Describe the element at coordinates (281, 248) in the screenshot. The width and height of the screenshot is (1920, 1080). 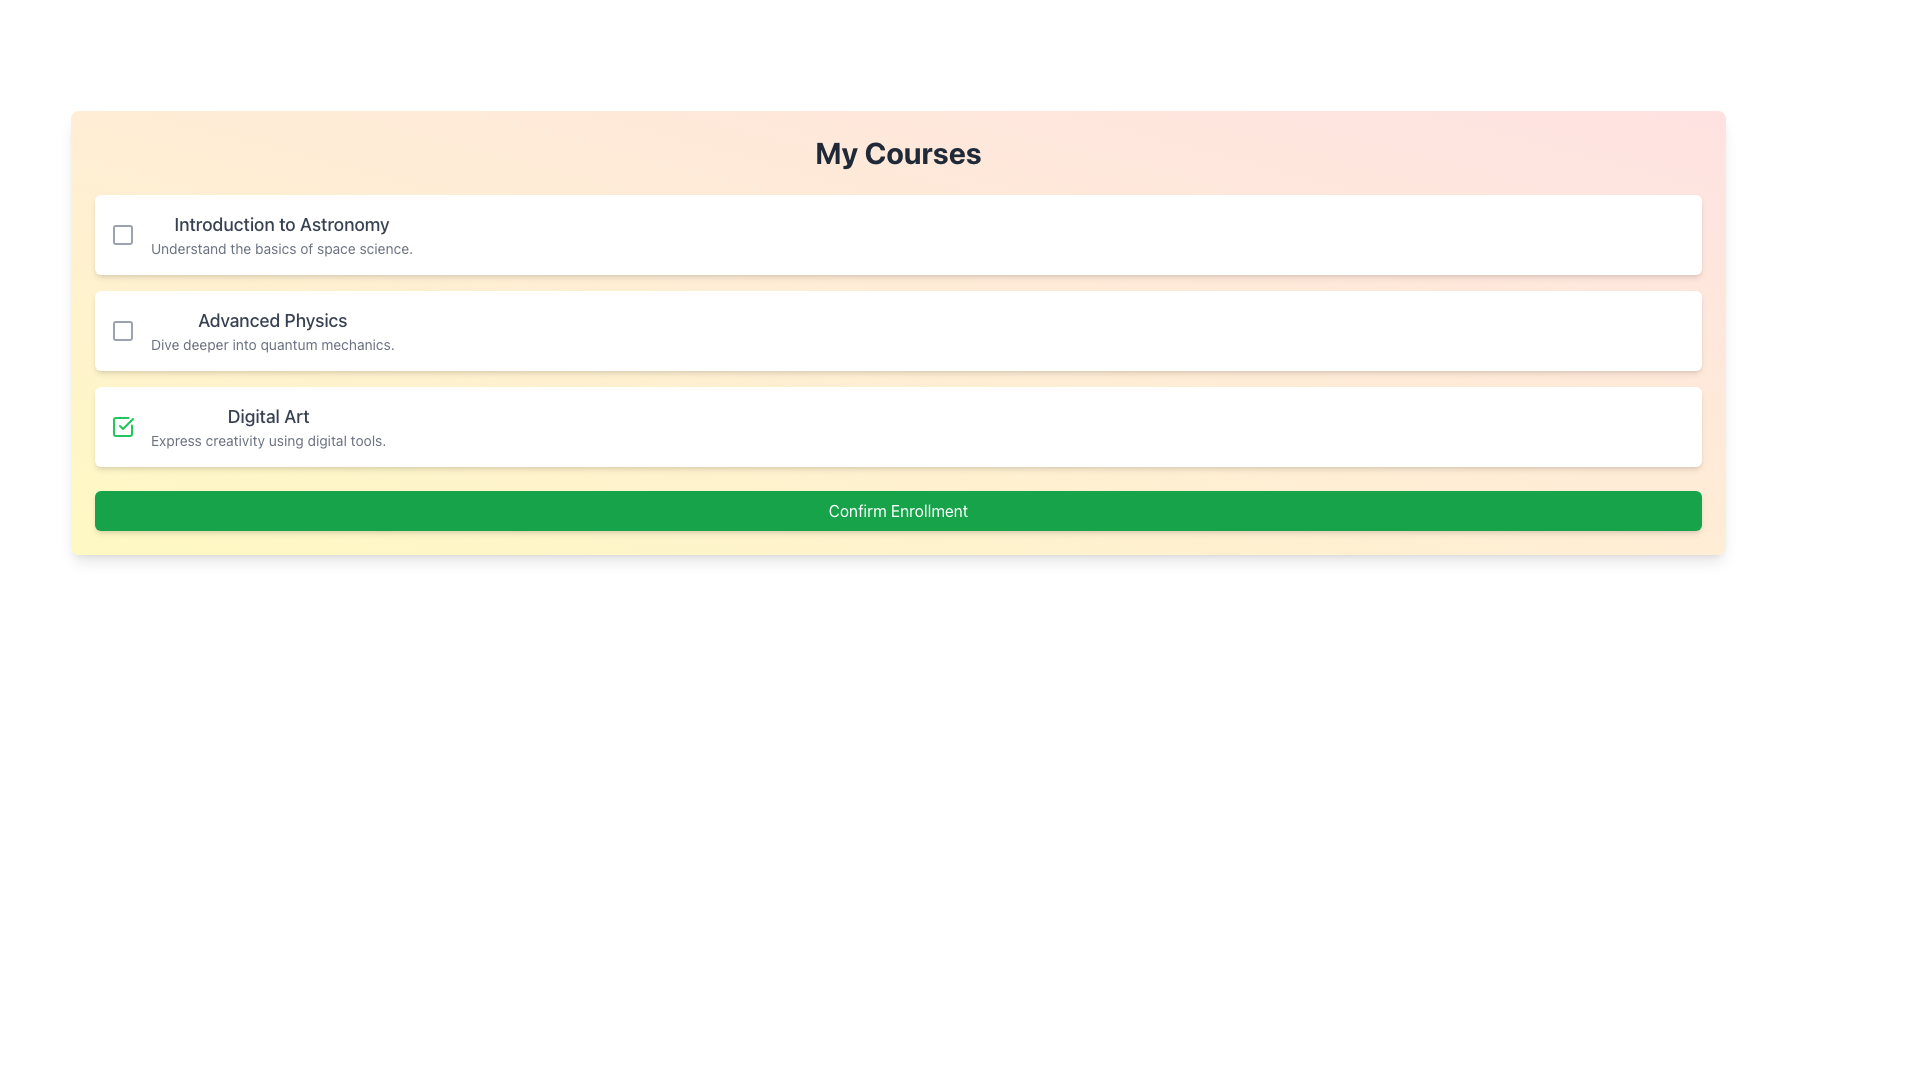
I see `the text element providing a brief description for the course titled 'Introduction to Astronomy', which is located directly below the header in the first course section of 'My Courses'` at that location.